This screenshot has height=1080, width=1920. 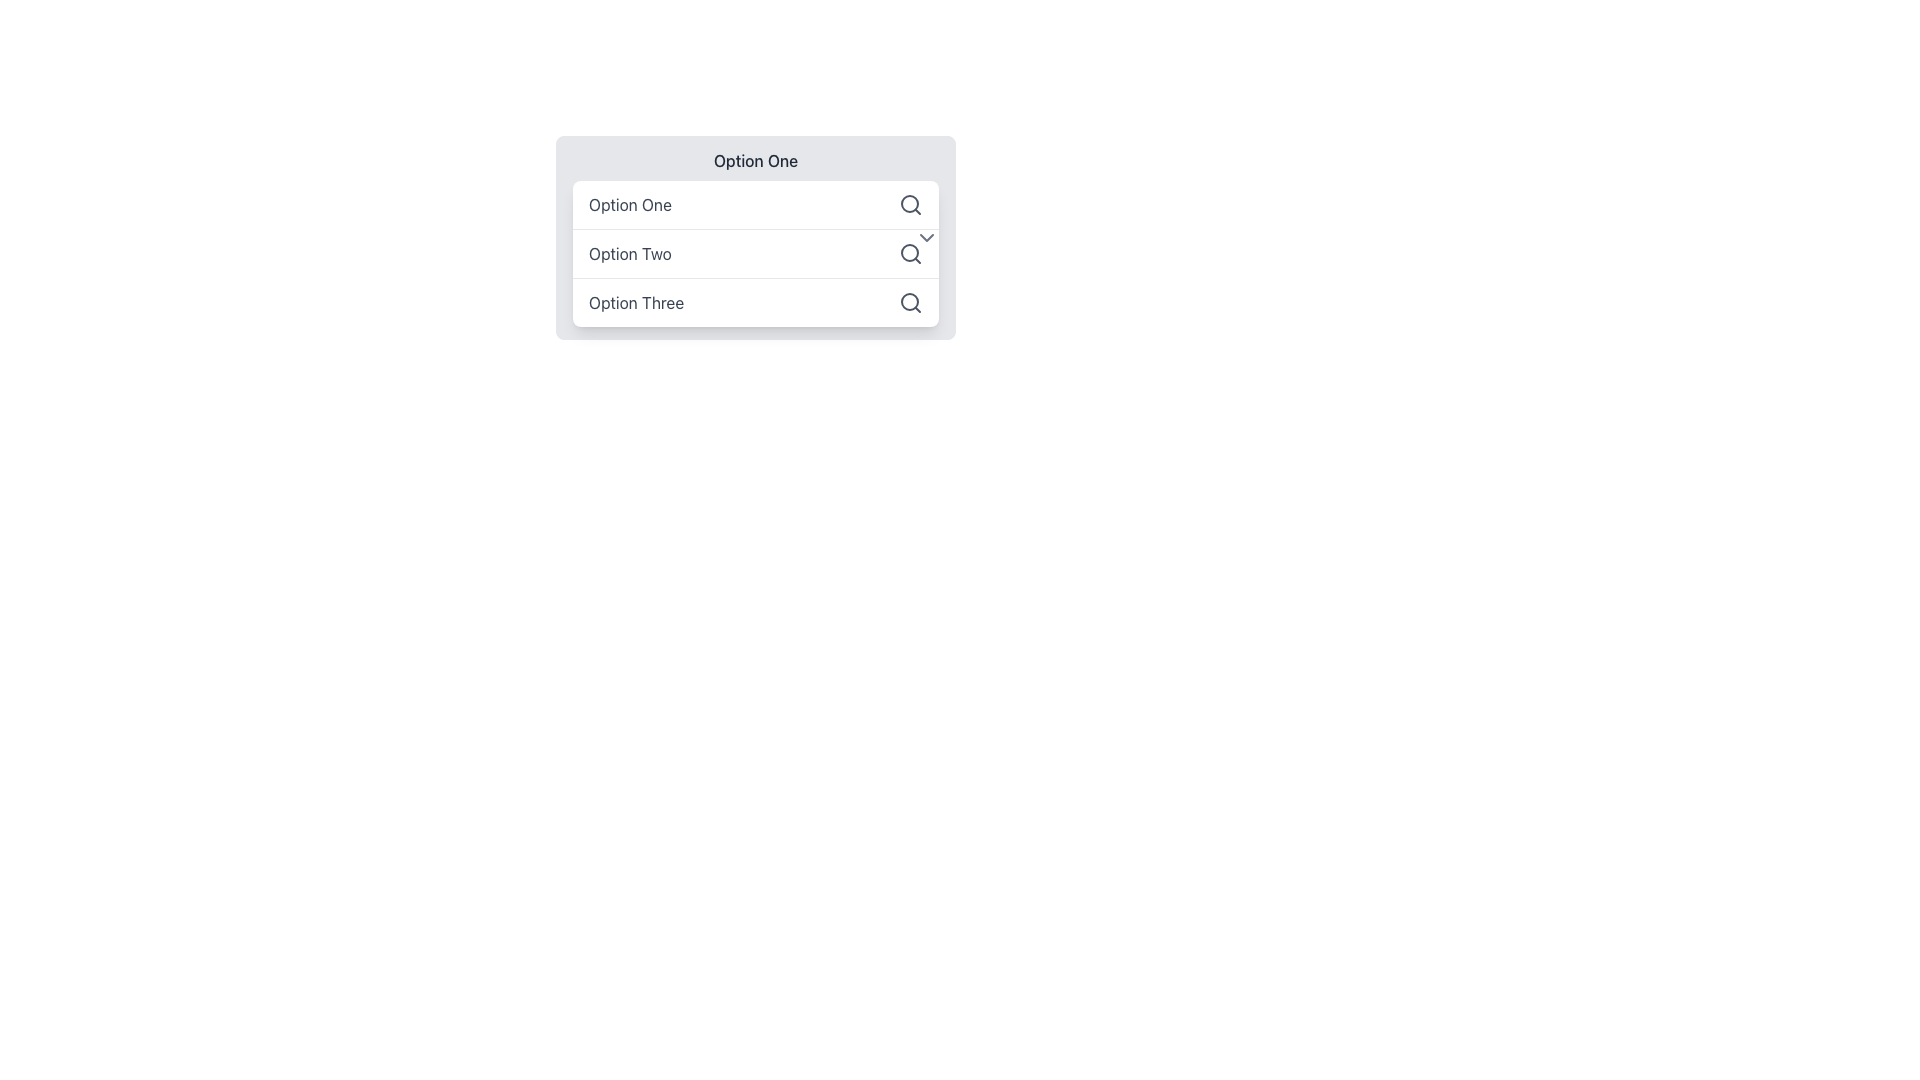 What do you see at coordinates (910, 204) in the screenshot?
I see `the search icon located at the far right of the 'Option One' item` at bounding box center [910, 204].